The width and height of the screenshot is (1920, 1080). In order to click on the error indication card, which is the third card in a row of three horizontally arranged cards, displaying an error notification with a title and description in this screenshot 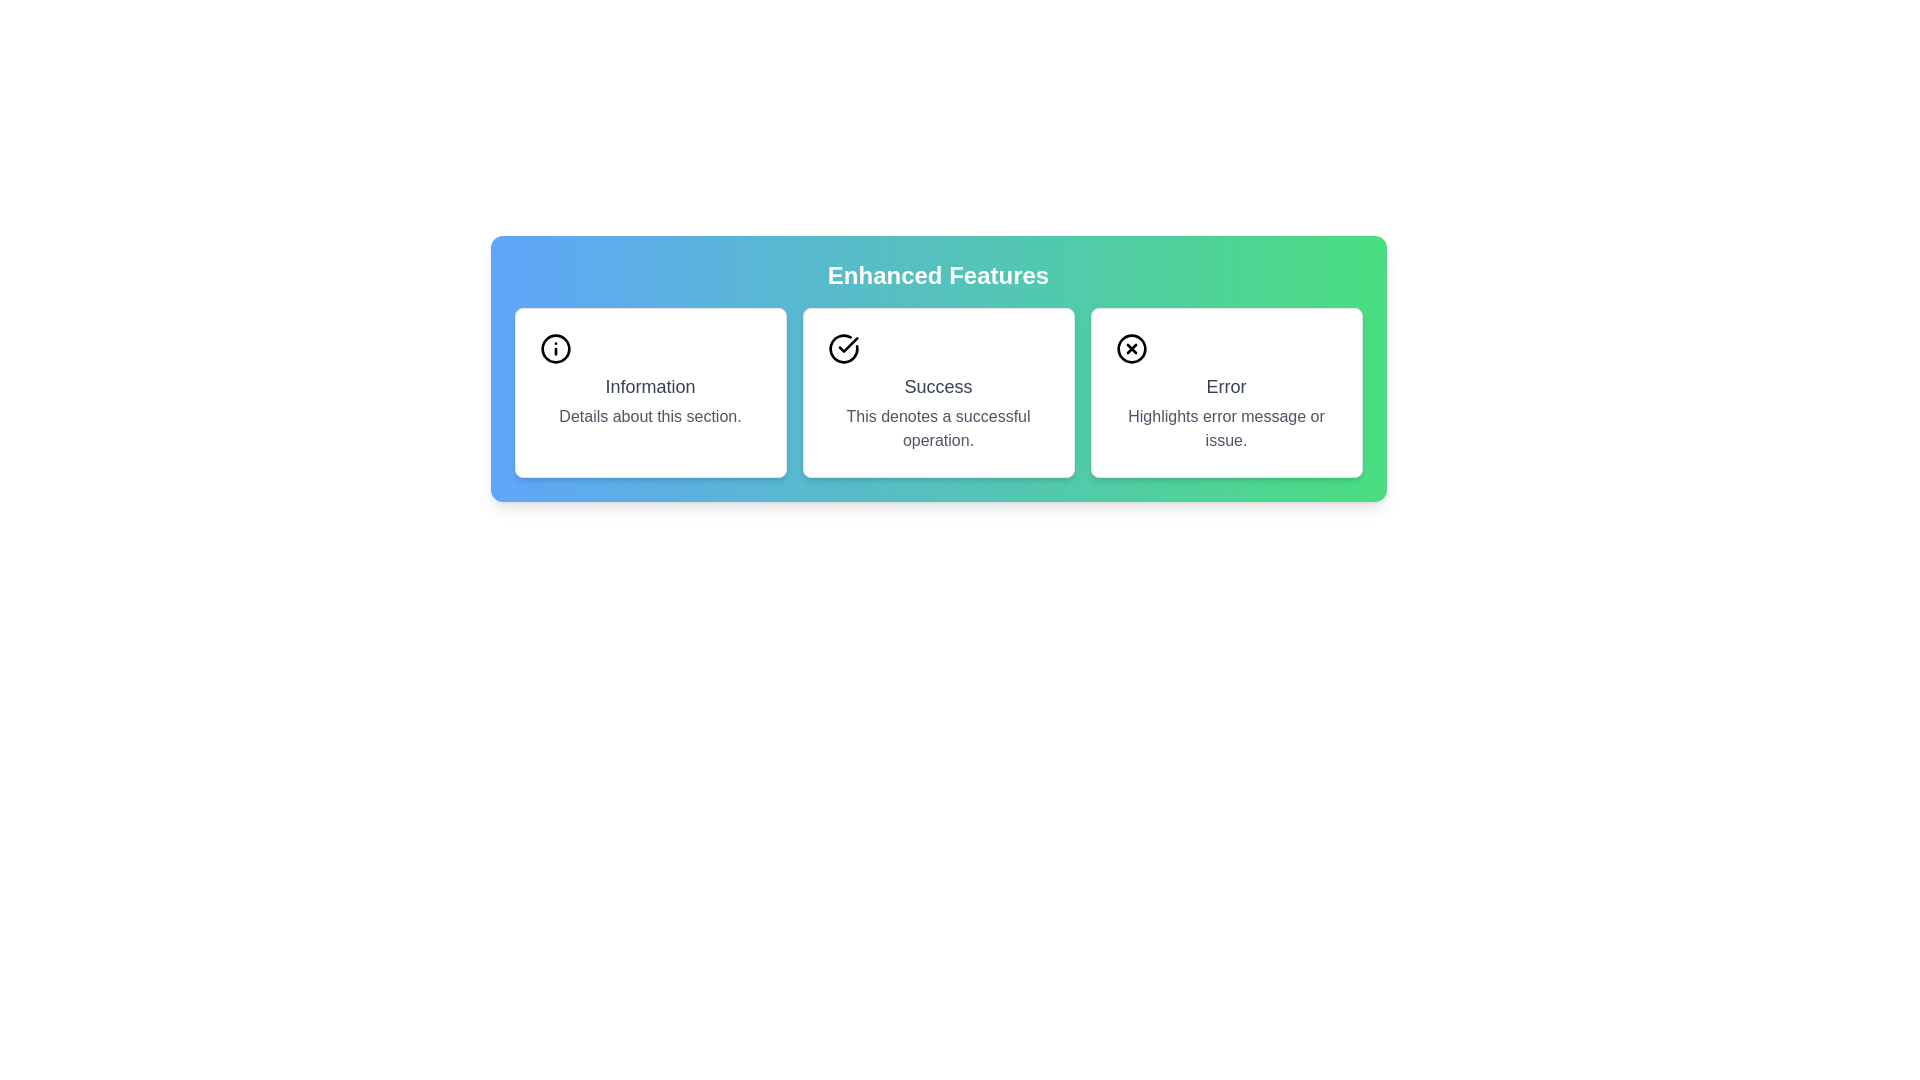, I will do `click(1225, 393)`.